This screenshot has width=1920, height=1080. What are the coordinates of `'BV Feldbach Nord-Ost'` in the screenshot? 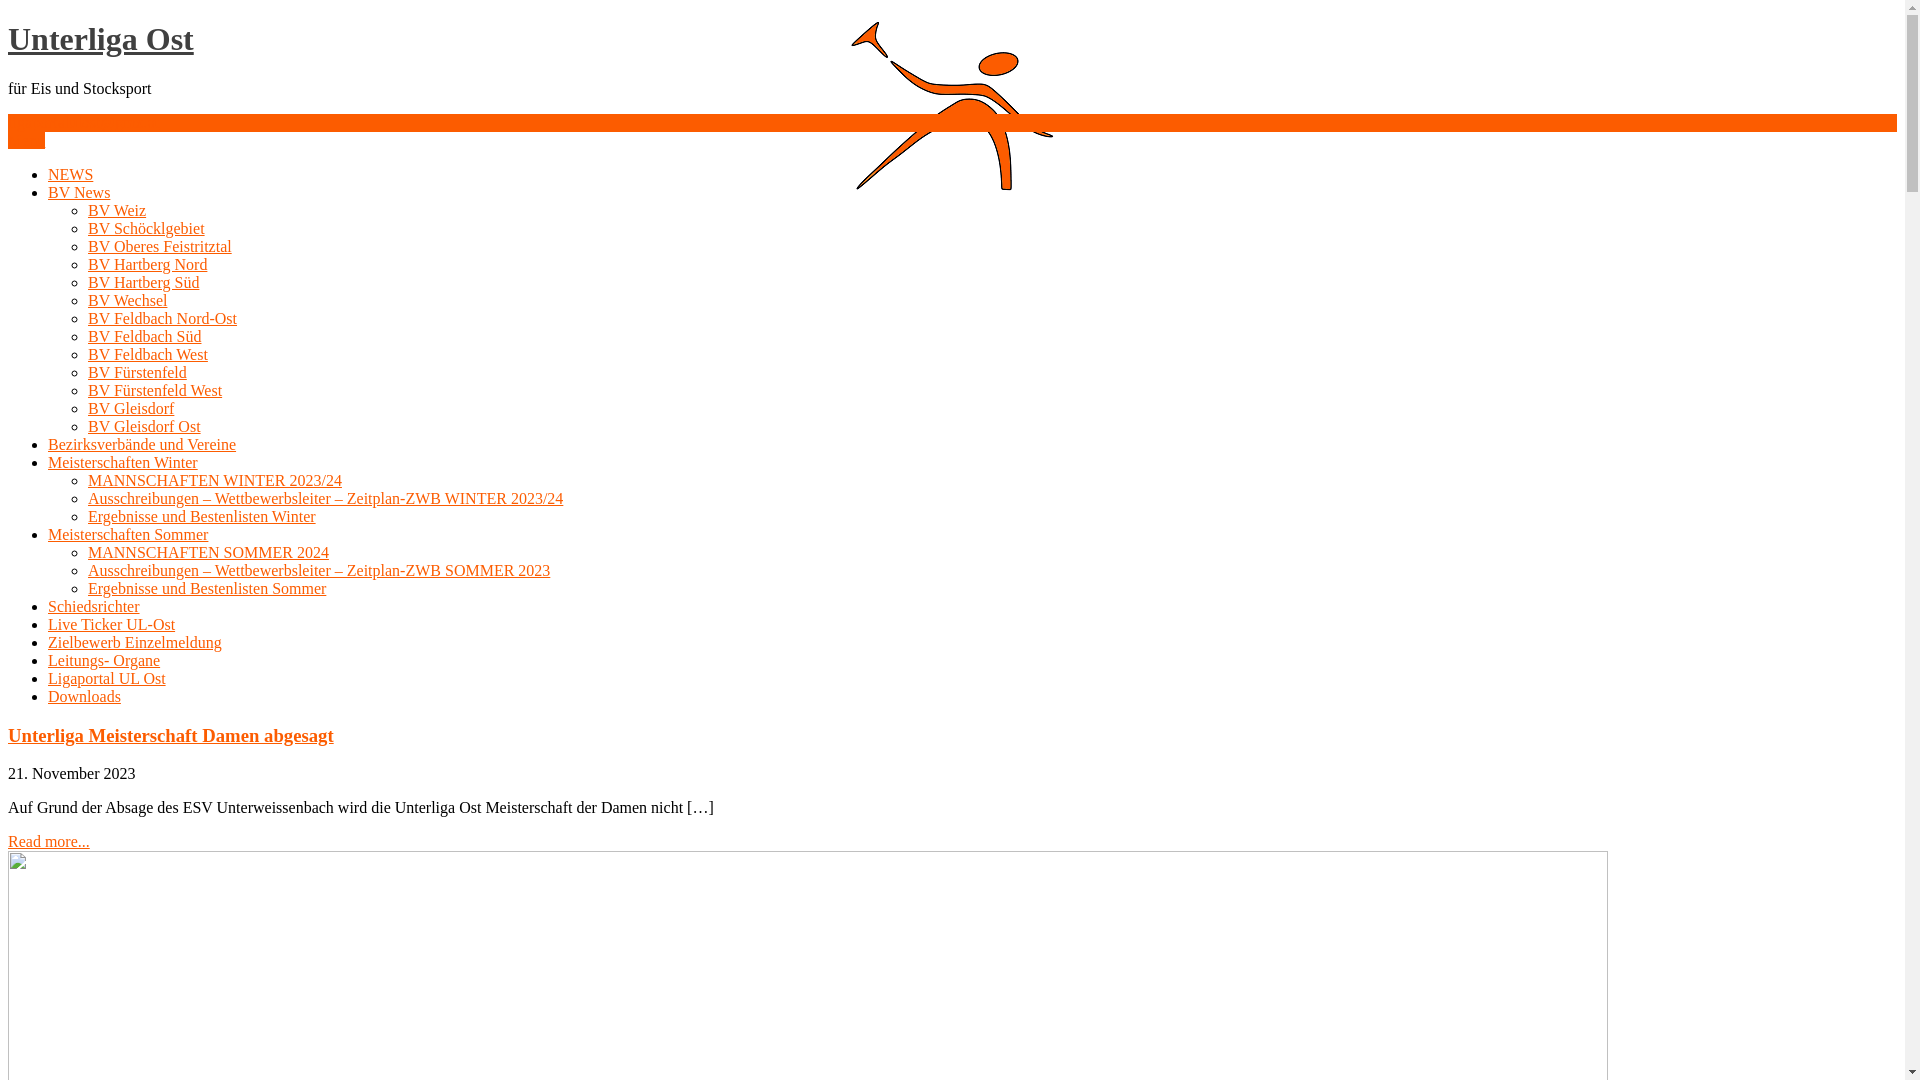 It's located at (162, 317).